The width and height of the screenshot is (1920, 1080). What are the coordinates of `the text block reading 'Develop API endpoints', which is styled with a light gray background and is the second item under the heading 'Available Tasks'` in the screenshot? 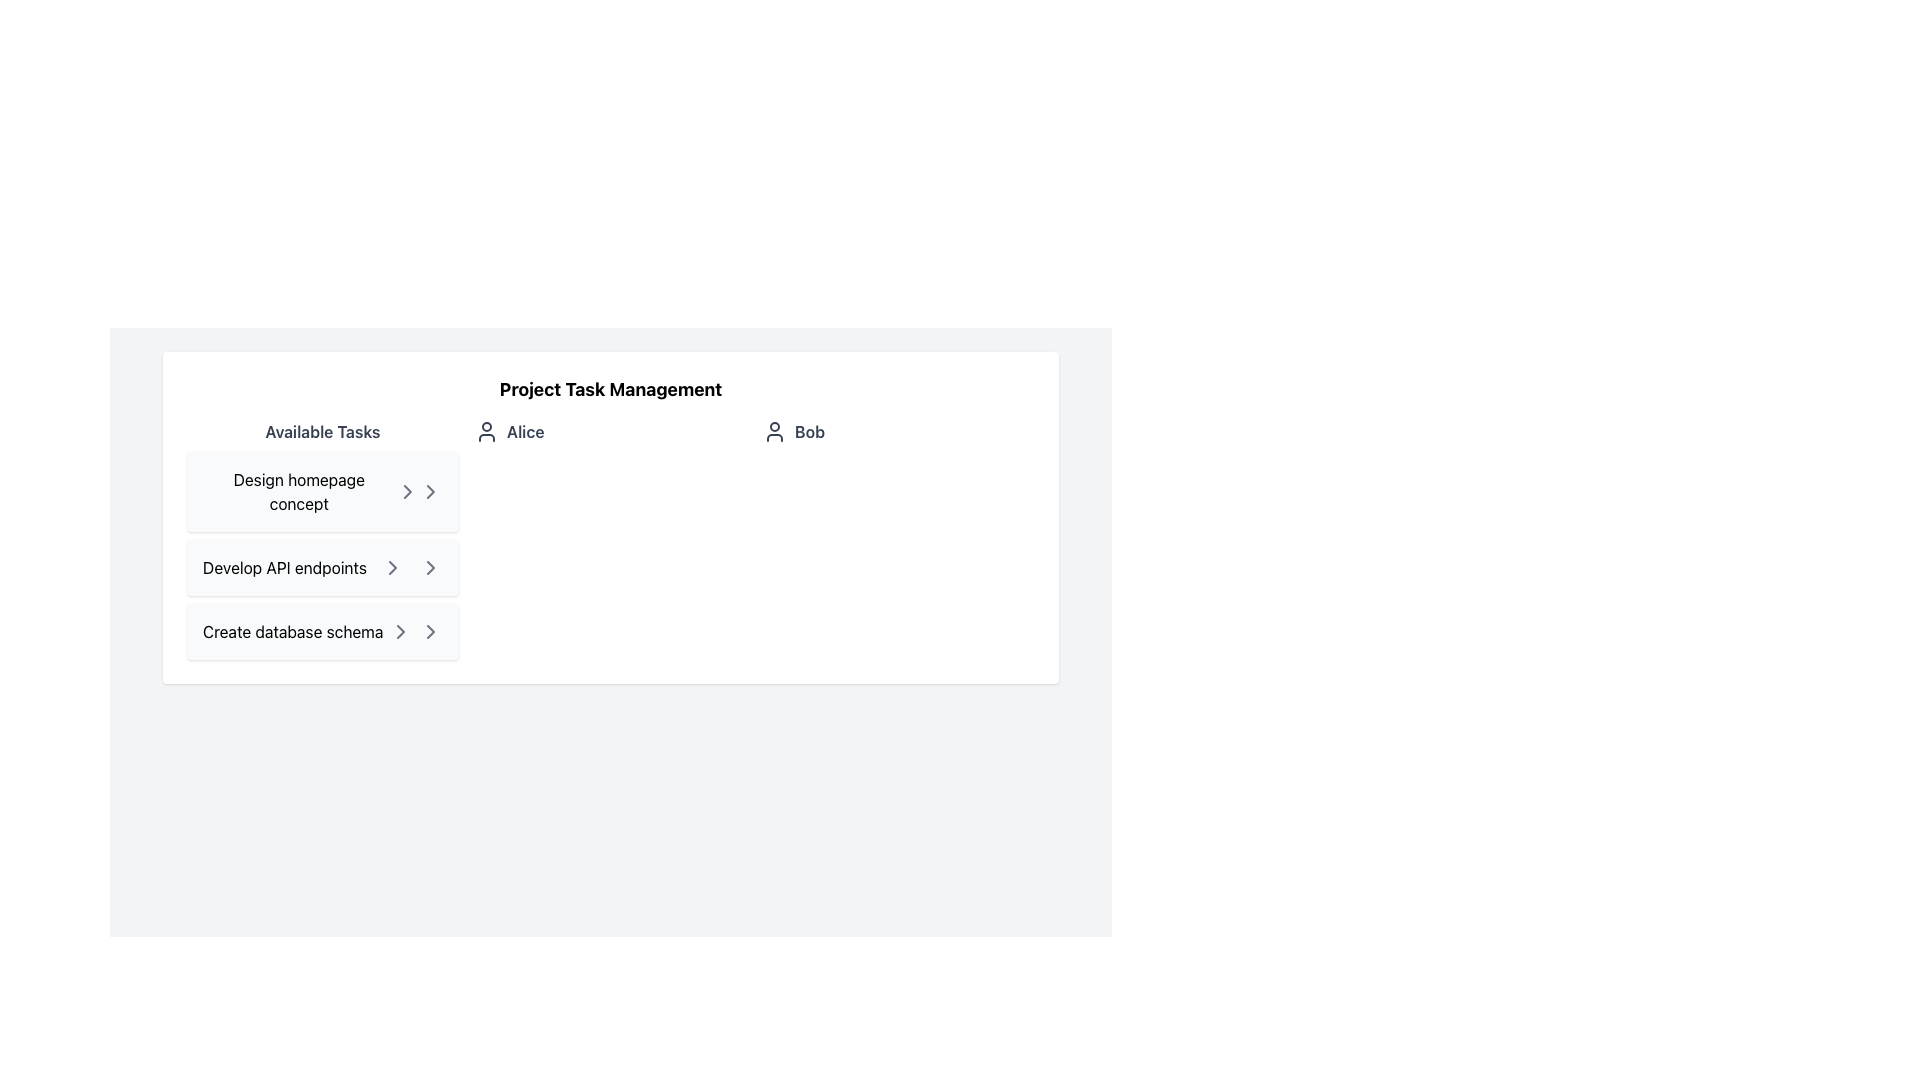 It's located at (322, 555).